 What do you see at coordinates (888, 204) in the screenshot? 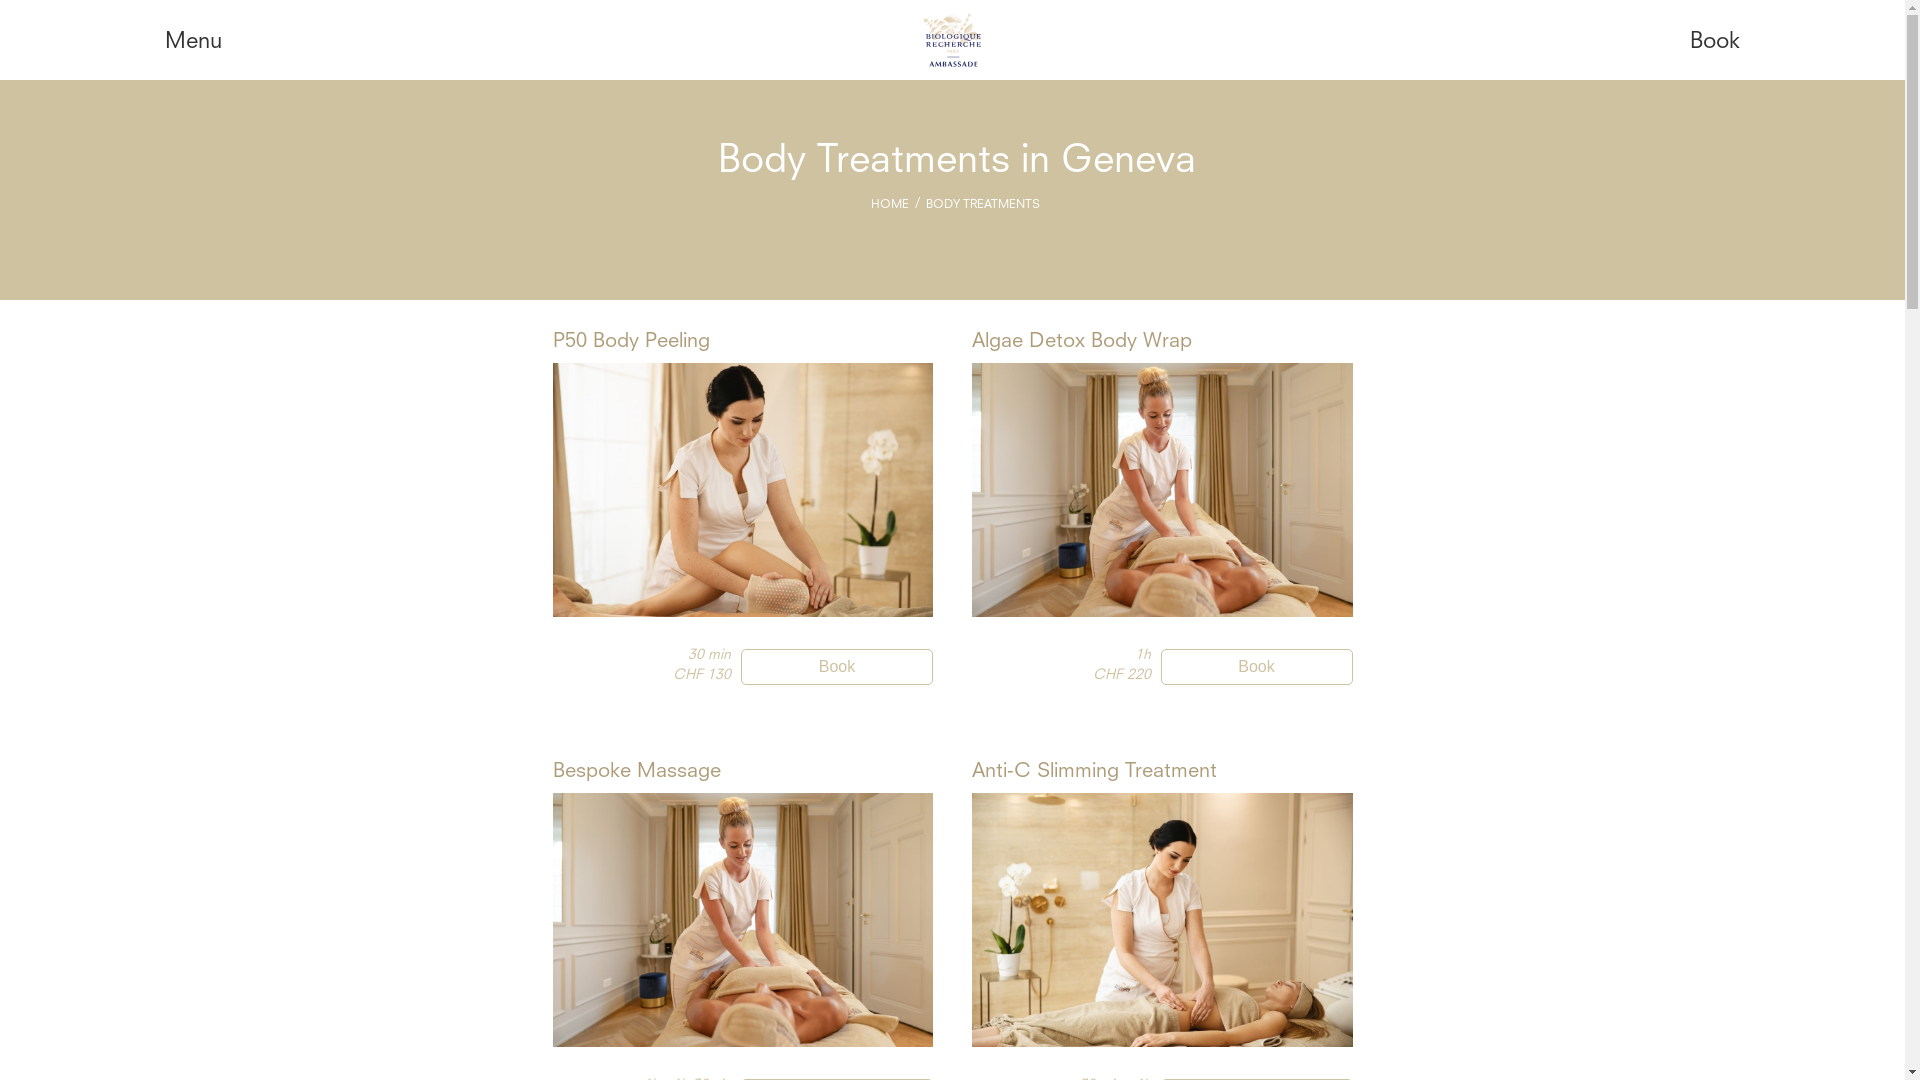
I see `'HOME'` at bounding box center [888, 204].